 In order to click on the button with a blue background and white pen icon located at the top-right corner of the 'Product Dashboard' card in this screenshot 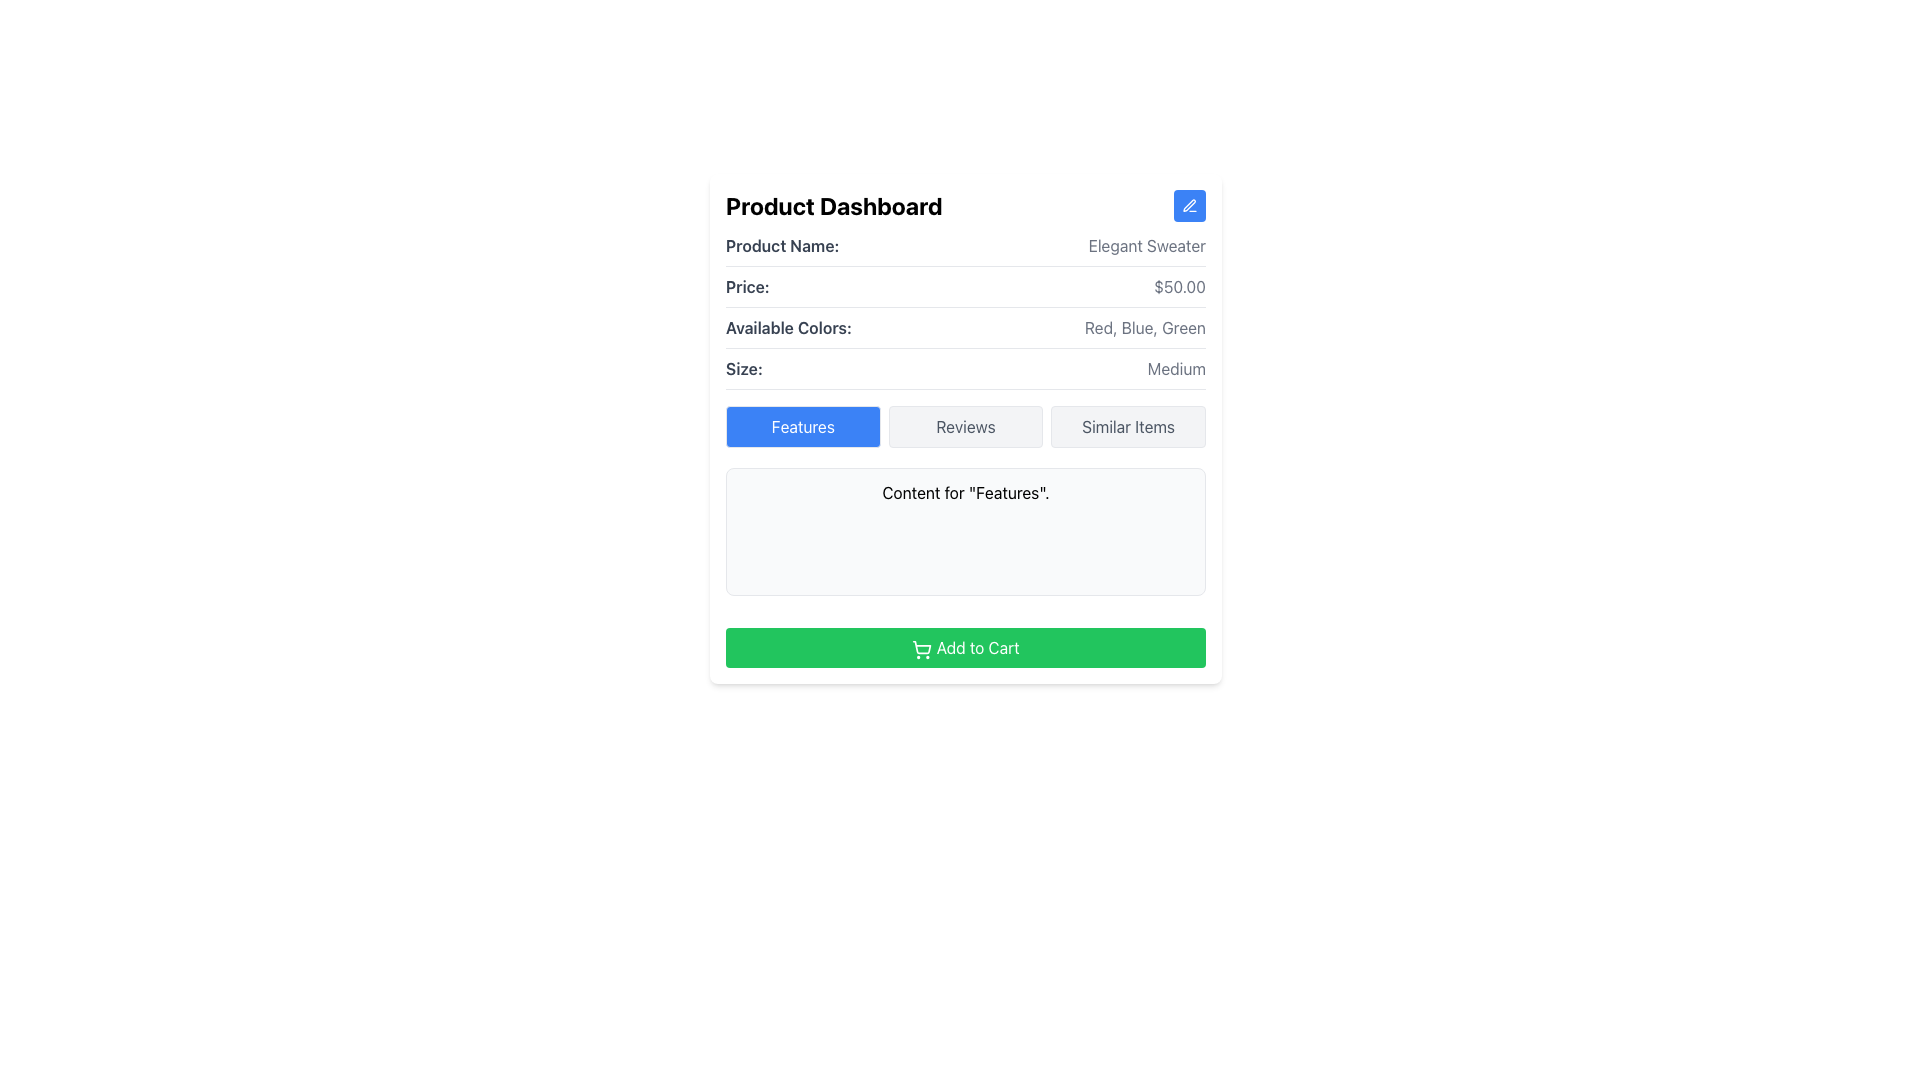, I will do `click(1190, 205)`.